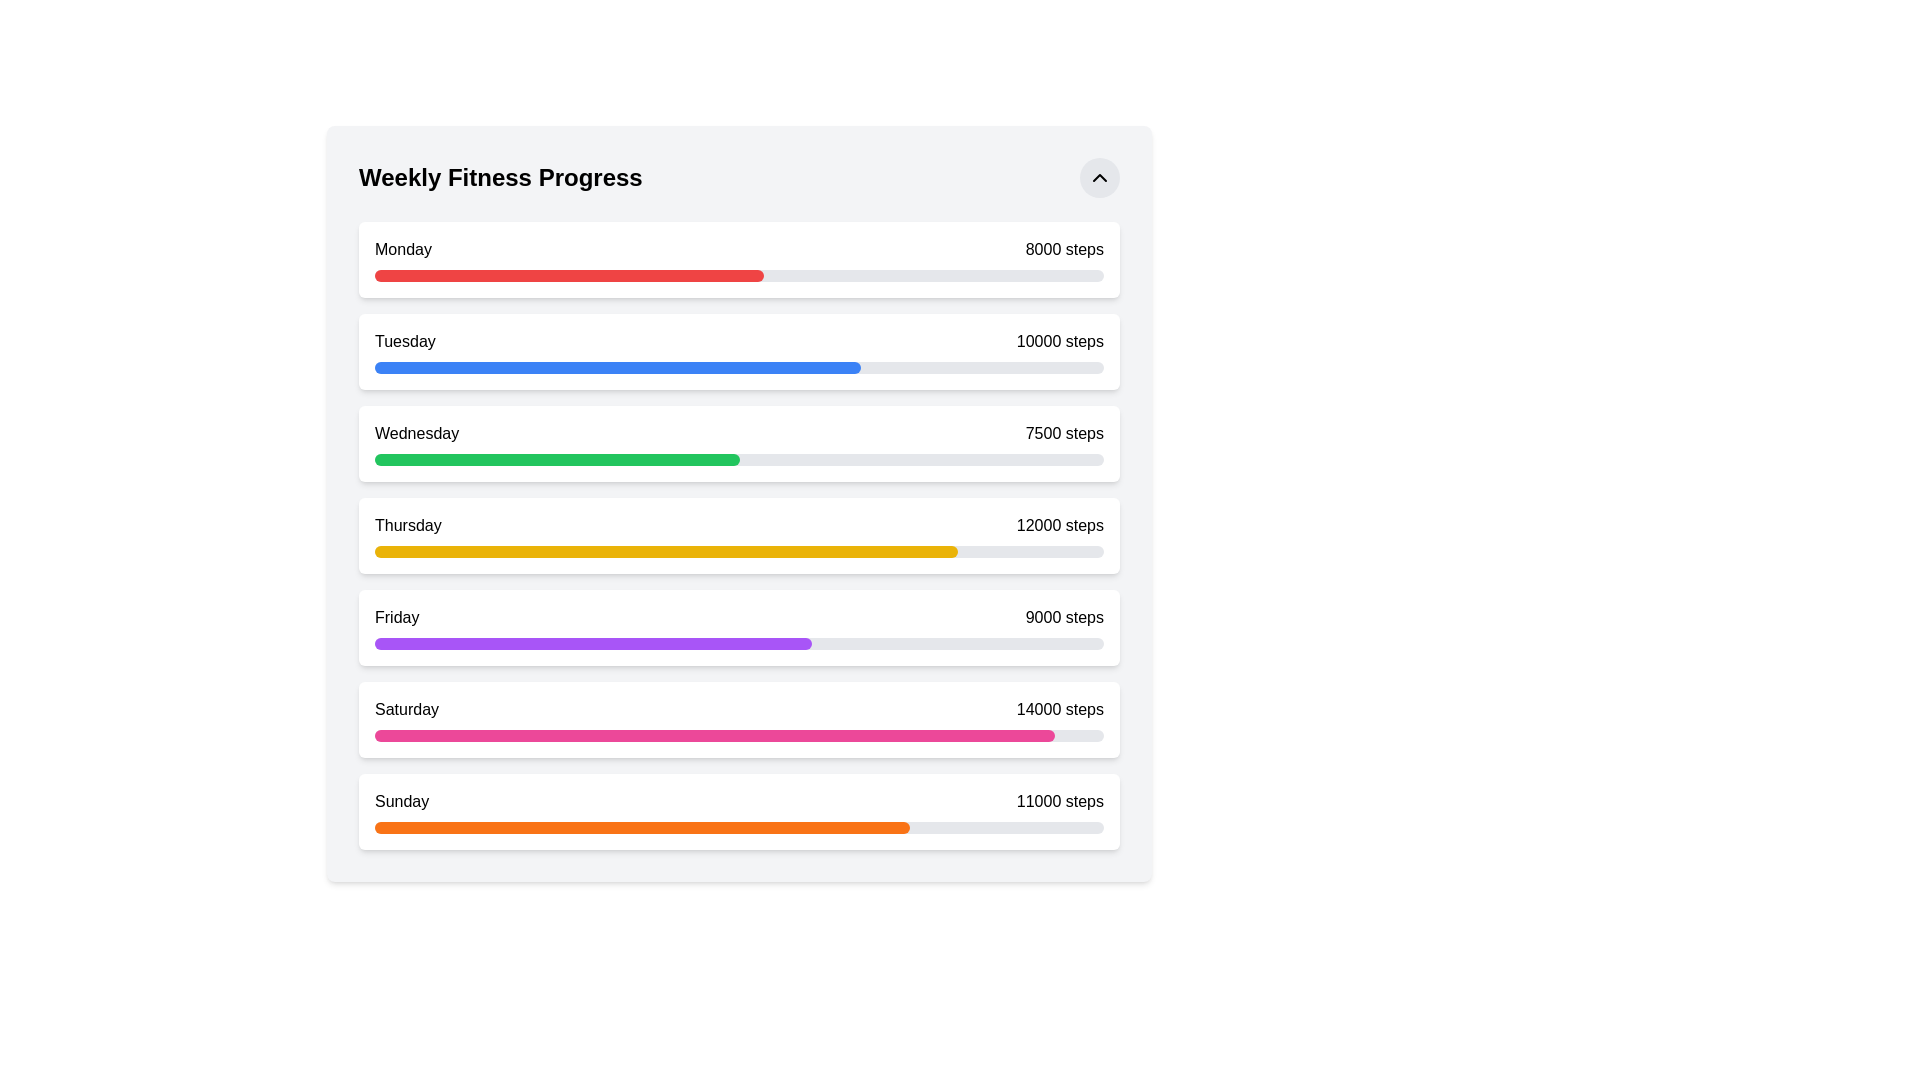 This screenshot has width=1920, height=1080. Describe the element at coordinates (738, 535) in the screenshot. I see `the visual data display card for 'Thursday' in the Weekly Fitness Progress section, which shows '12000 steps' and a progress bar` at that location.